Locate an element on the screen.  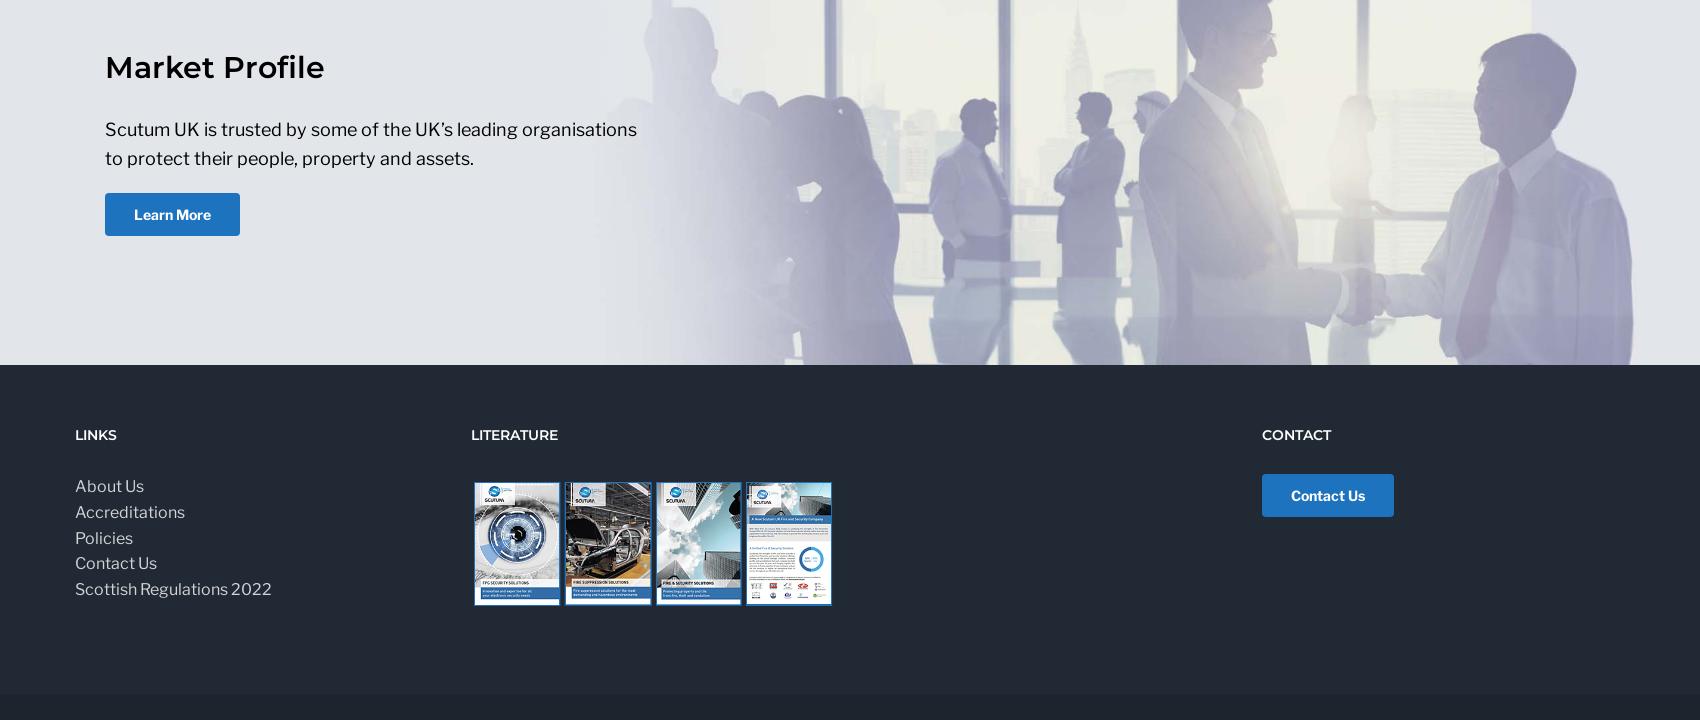
'Scottish Regulations 2022' is located at coordinates (172, 588).